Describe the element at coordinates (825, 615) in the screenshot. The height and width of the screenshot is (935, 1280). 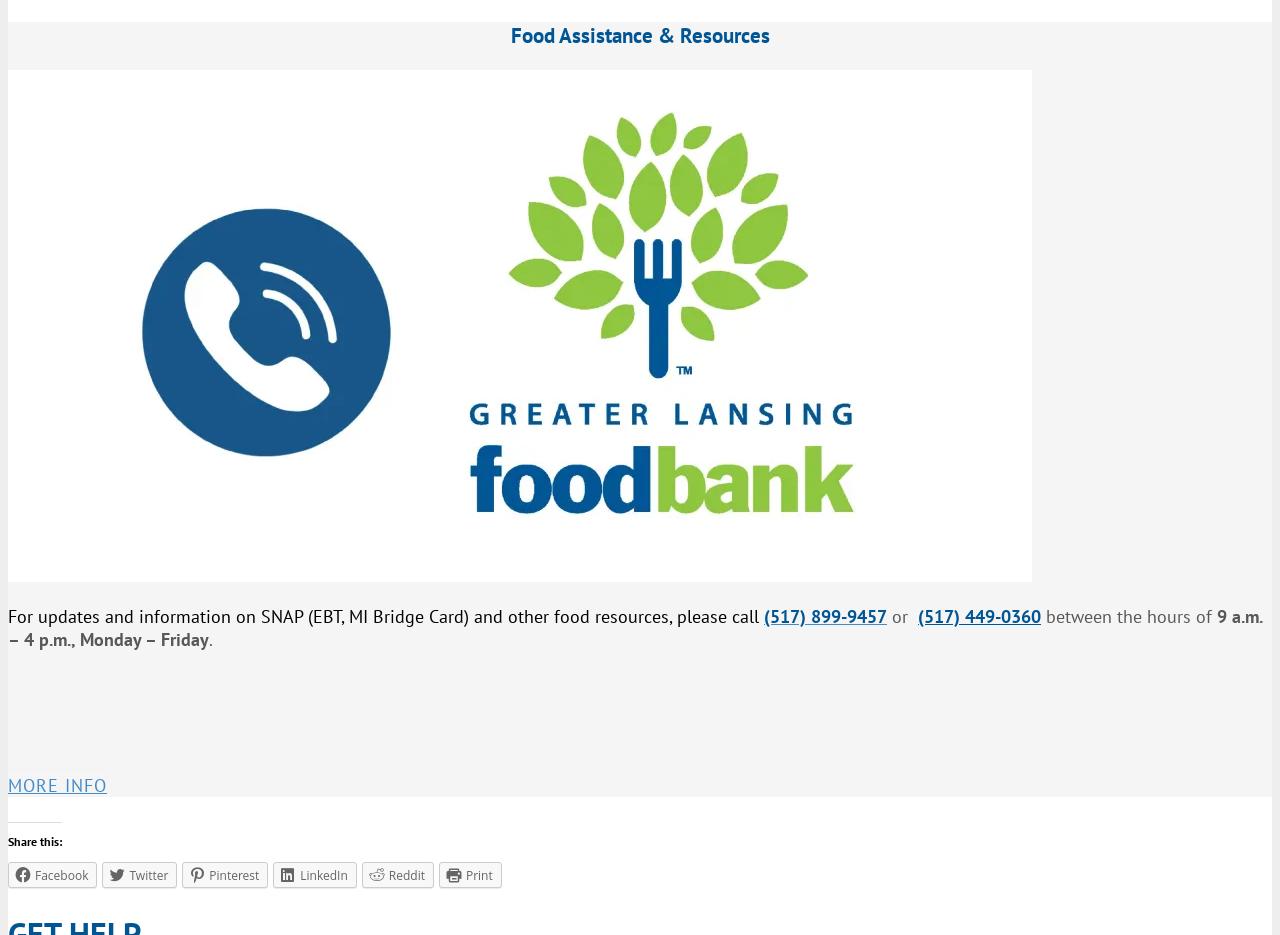
I see `'(517) 899-9457'` at that location.